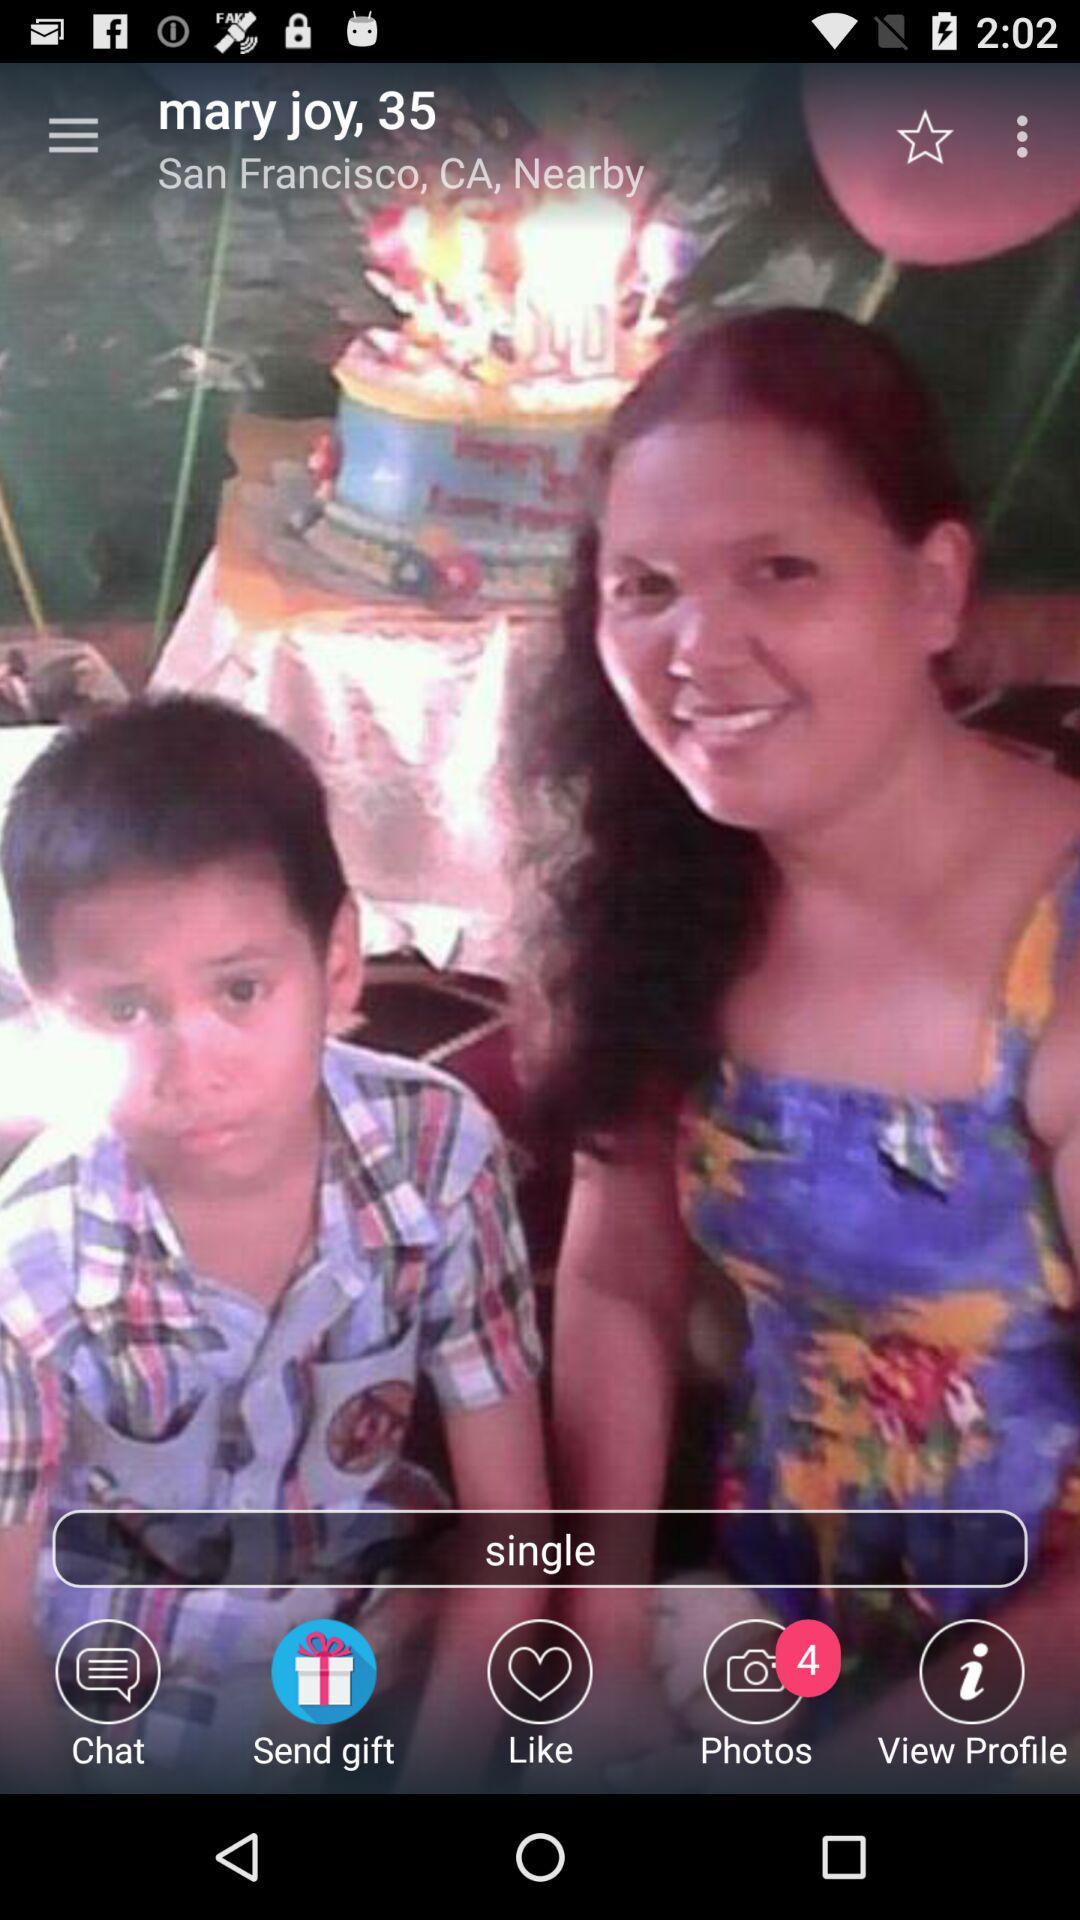  Describe the element at coordinates (72, 135) in the screenshot. I see `item above single` at that location.